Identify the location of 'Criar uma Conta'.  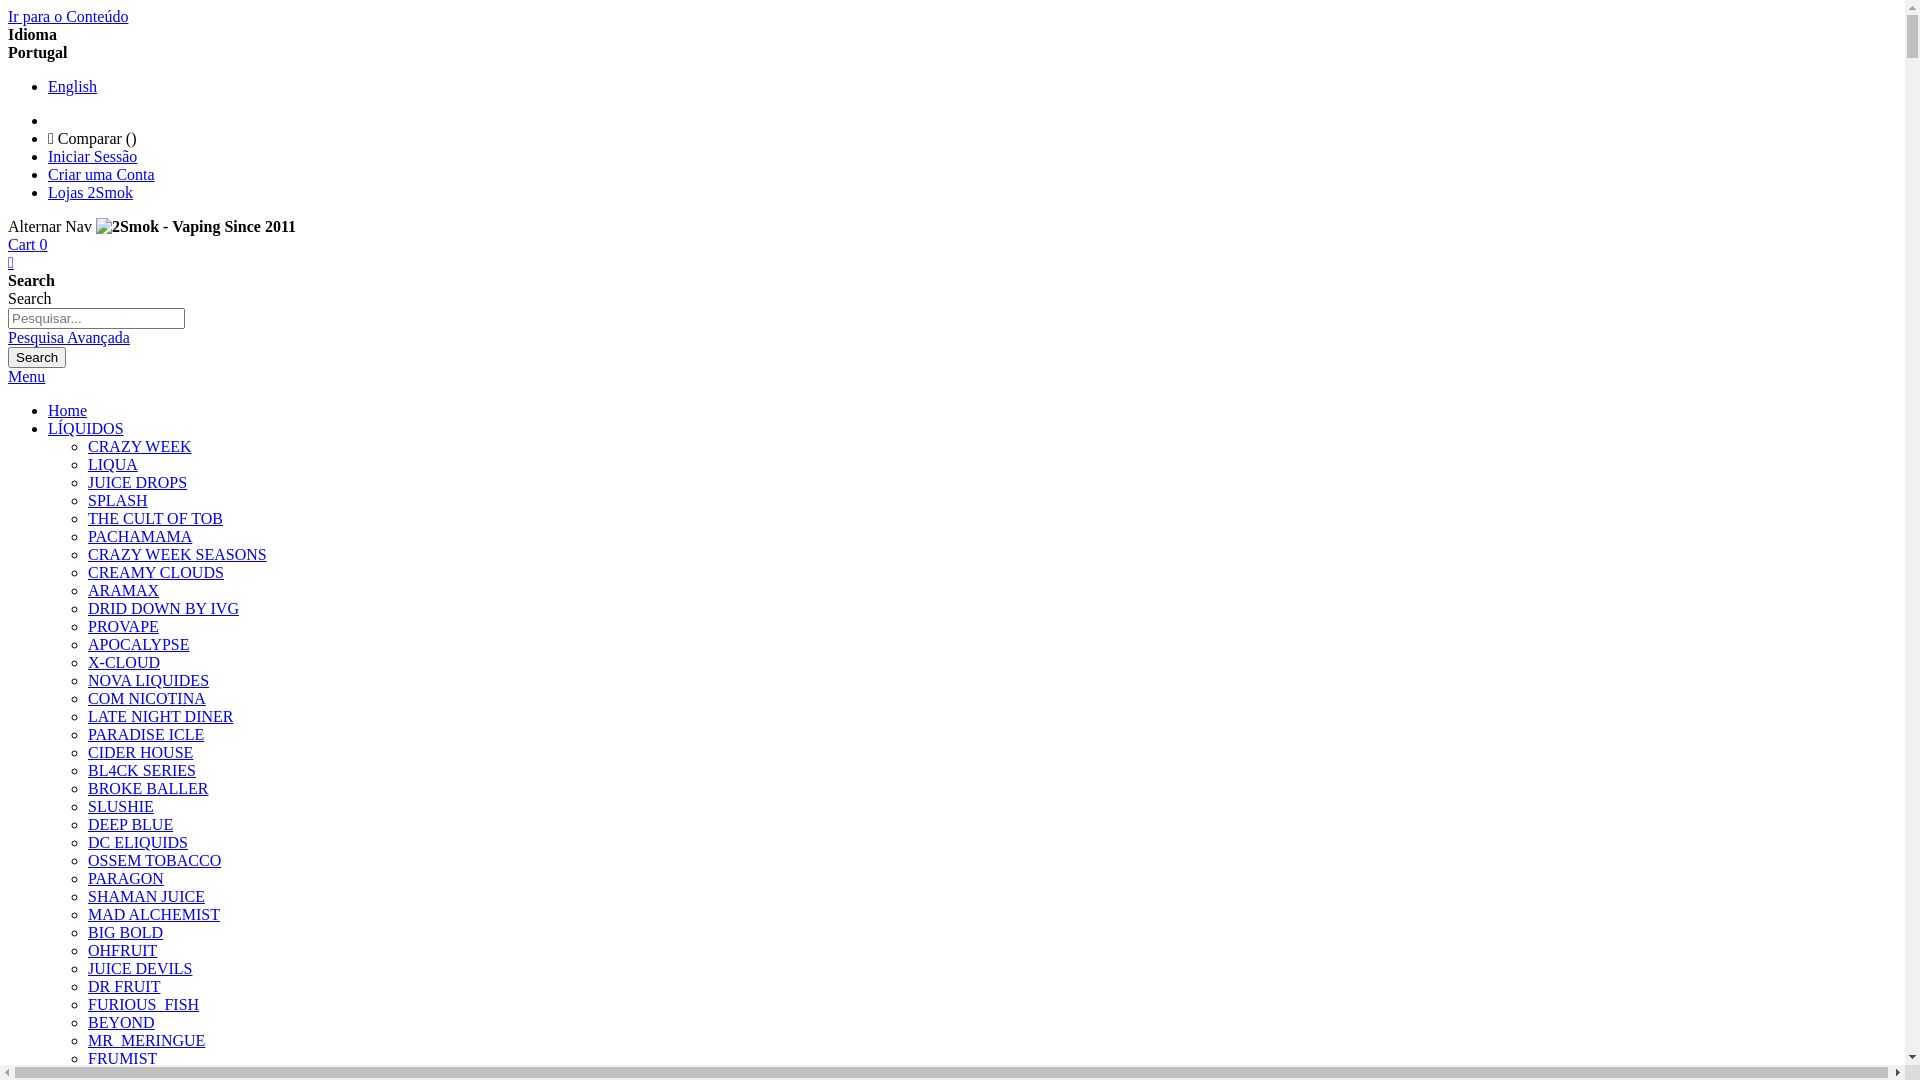
(100, 173).